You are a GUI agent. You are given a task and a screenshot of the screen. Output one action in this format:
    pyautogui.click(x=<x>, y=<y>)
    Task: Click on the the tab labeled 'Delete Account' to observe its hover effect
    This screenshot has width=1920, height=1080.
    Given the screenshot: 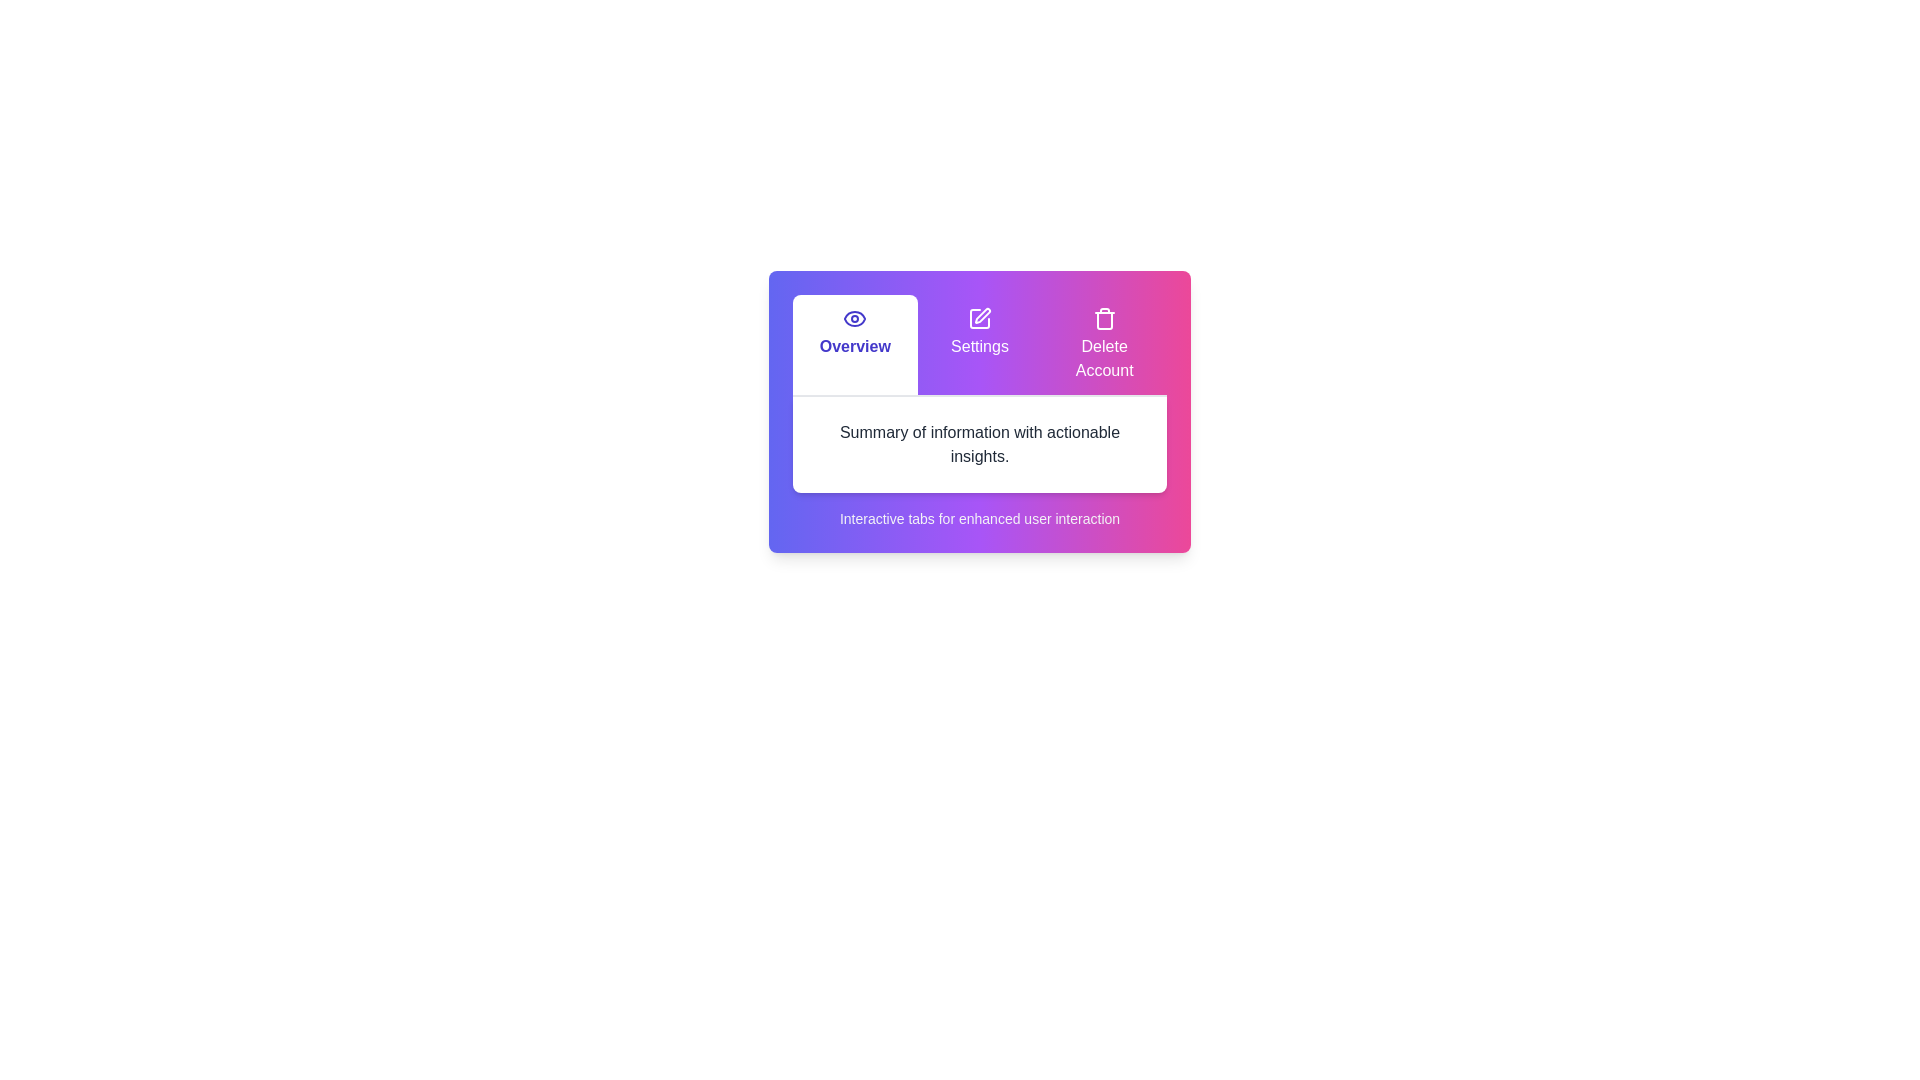 What is the action you would take?
    pyautogui.click(x=1103, y=343)
    